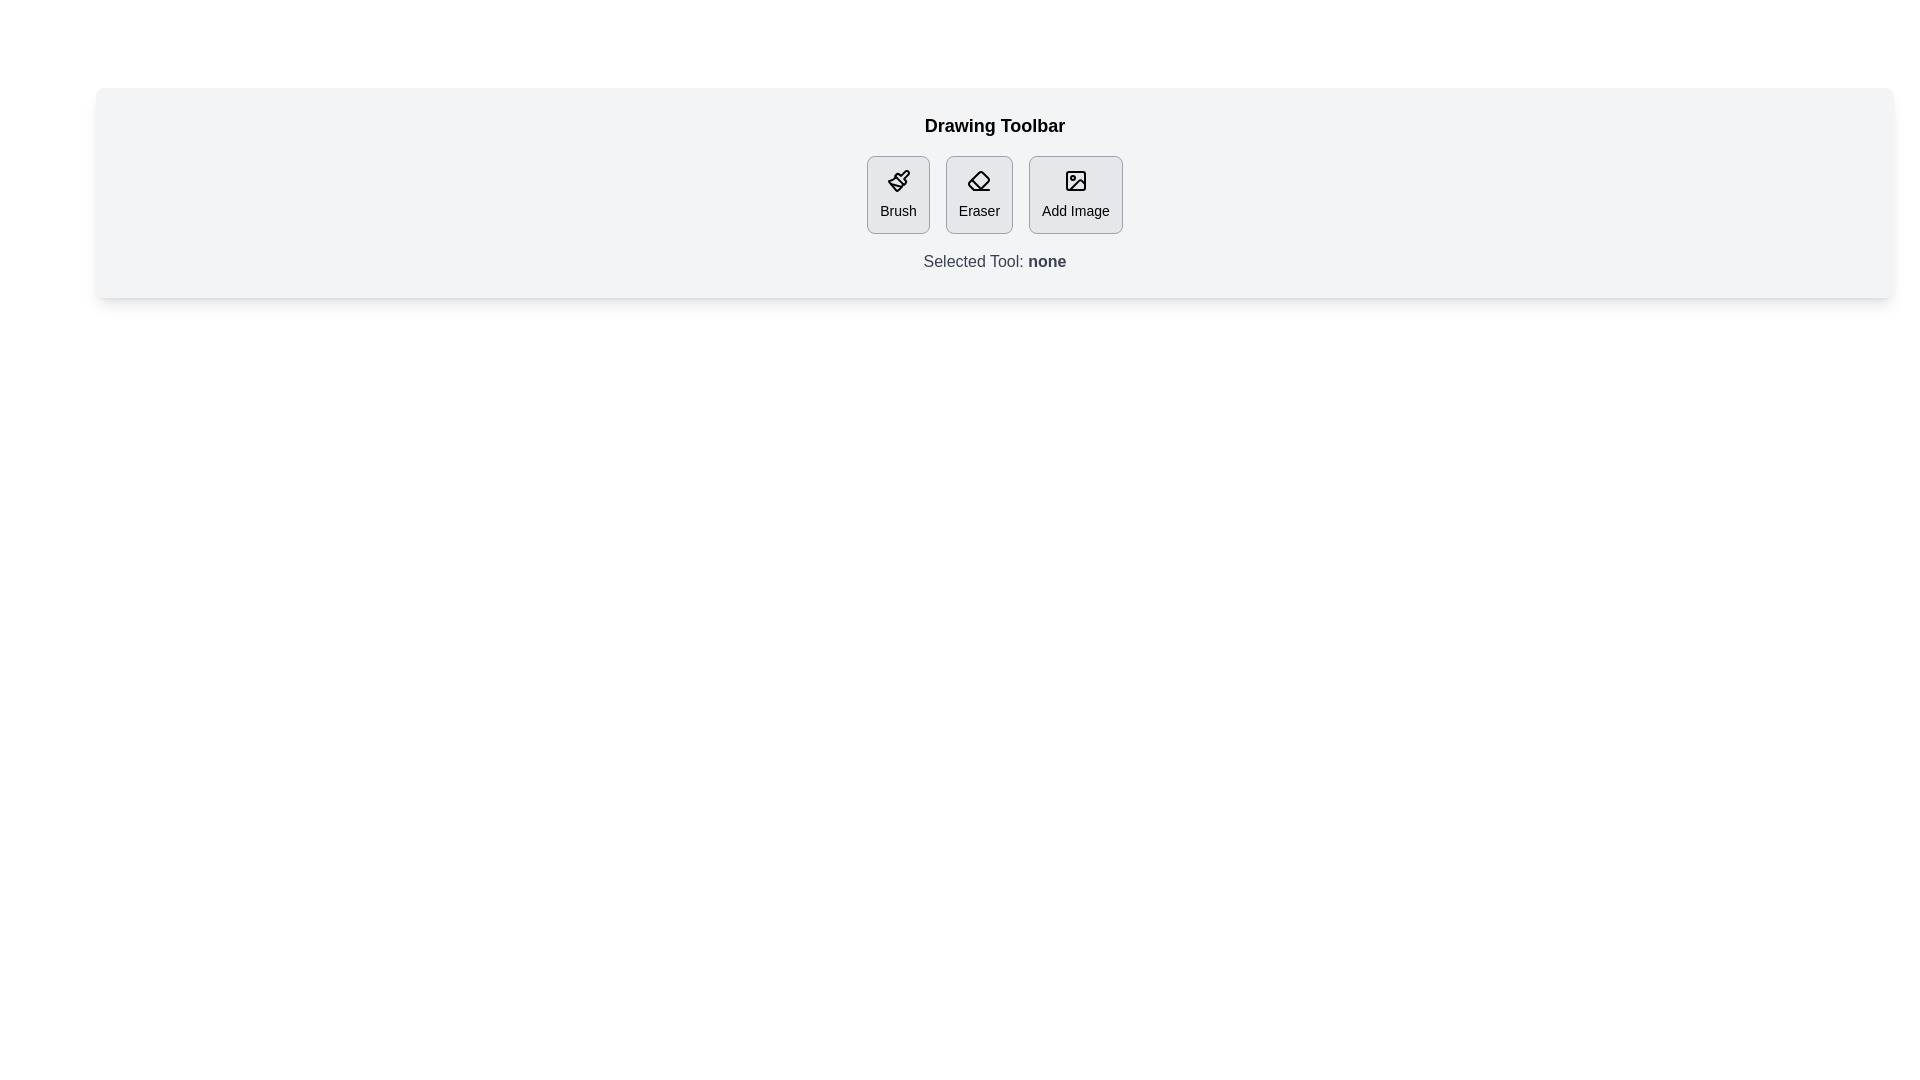 The image size is (1920, 1080). Describe the element at coordinates (897, 195) in the screenshot. I see `the Brush button to observe the hover effect` at that location.